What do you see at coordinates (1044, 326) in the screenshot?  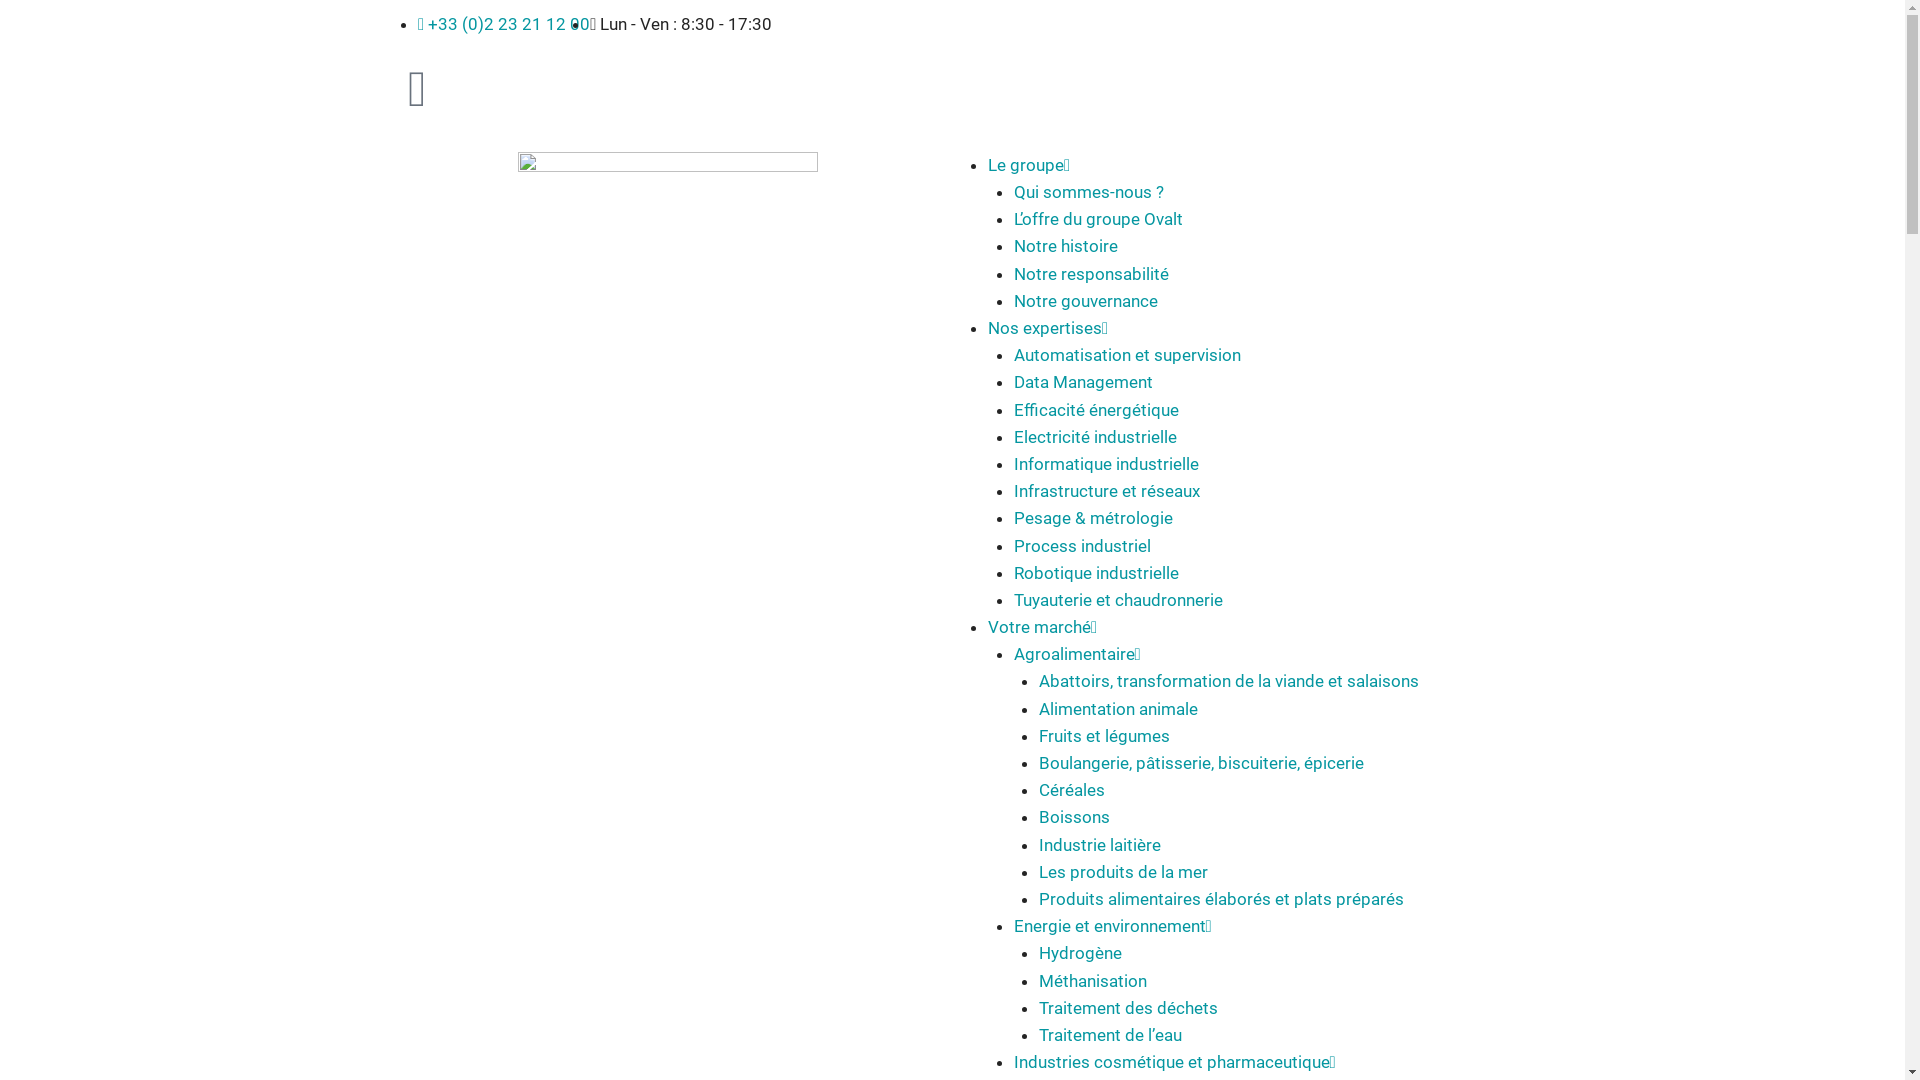 I see `'Nos expertises'` at bounding box center [1044, 326].